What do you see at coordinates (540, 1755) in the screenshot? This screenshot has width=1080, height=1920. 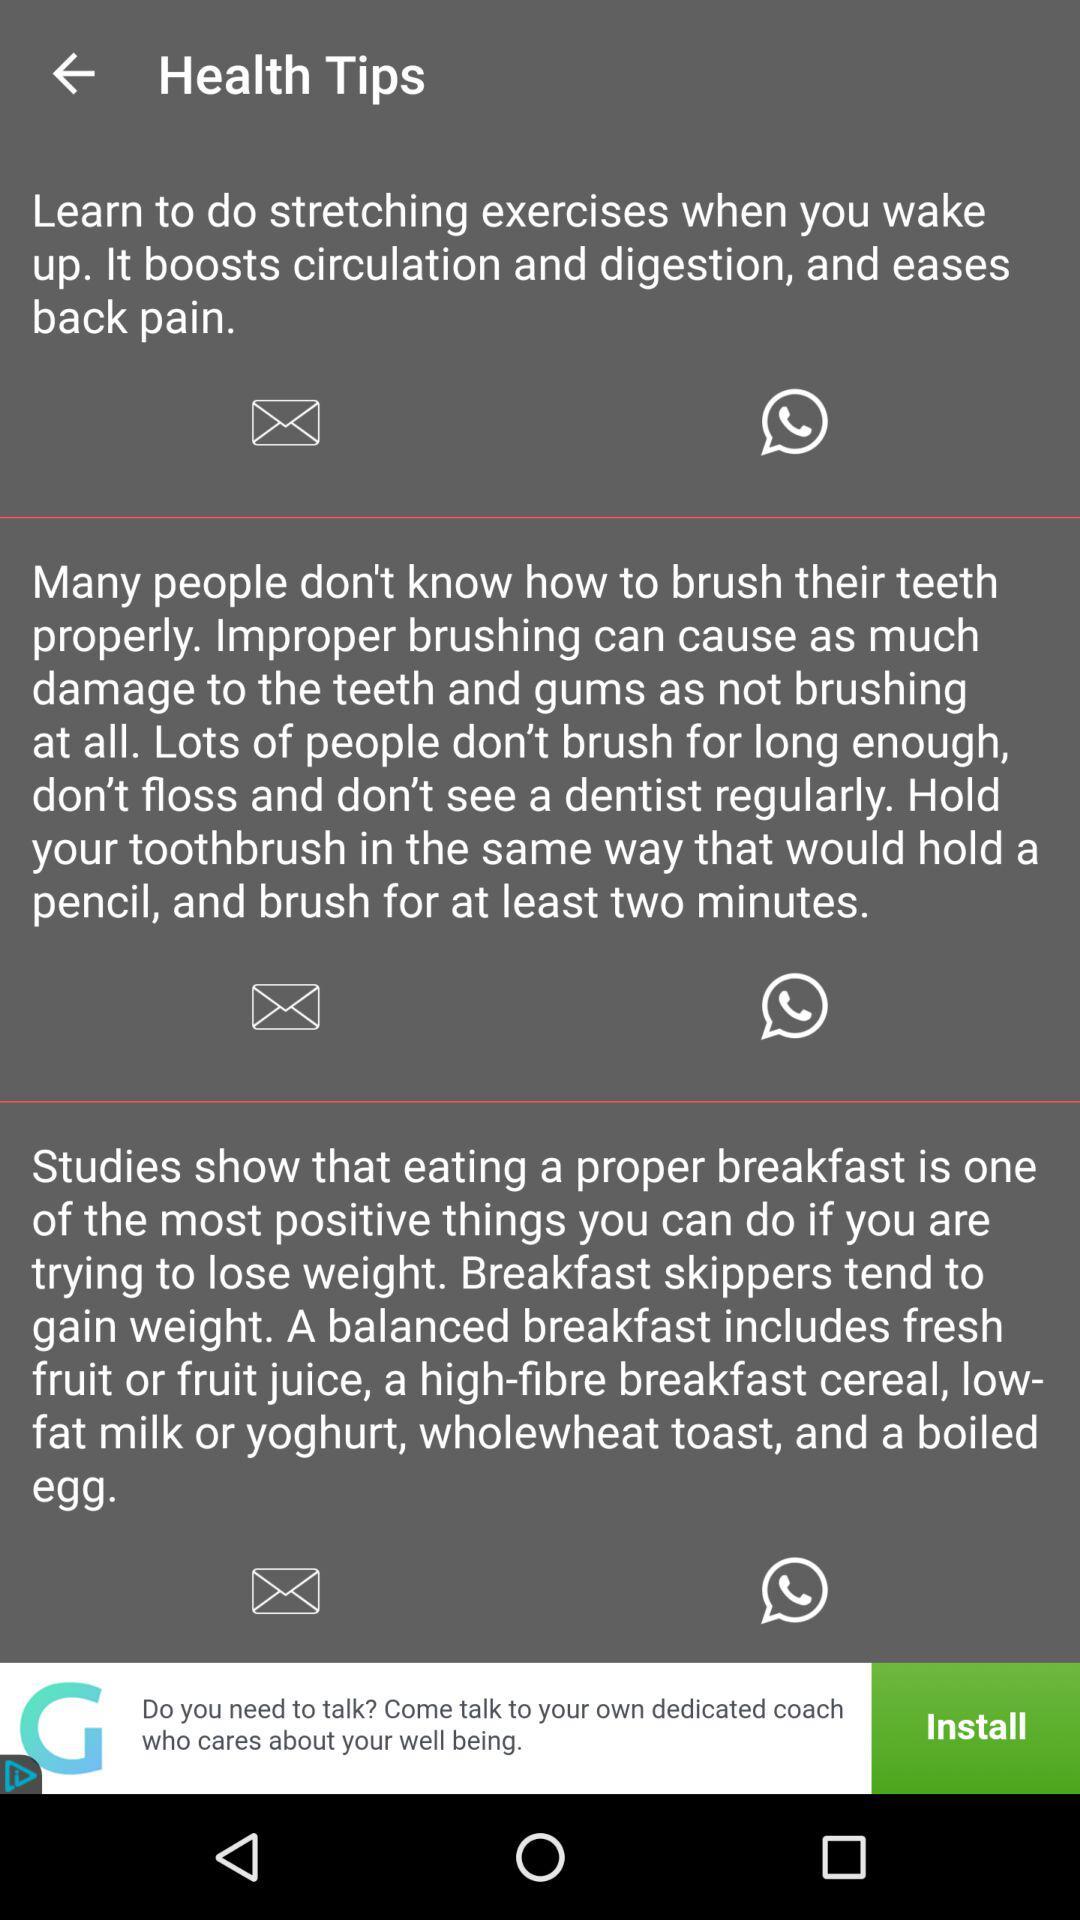 I see `the garlic onions spring icon` at bounding box center [540, 1755].